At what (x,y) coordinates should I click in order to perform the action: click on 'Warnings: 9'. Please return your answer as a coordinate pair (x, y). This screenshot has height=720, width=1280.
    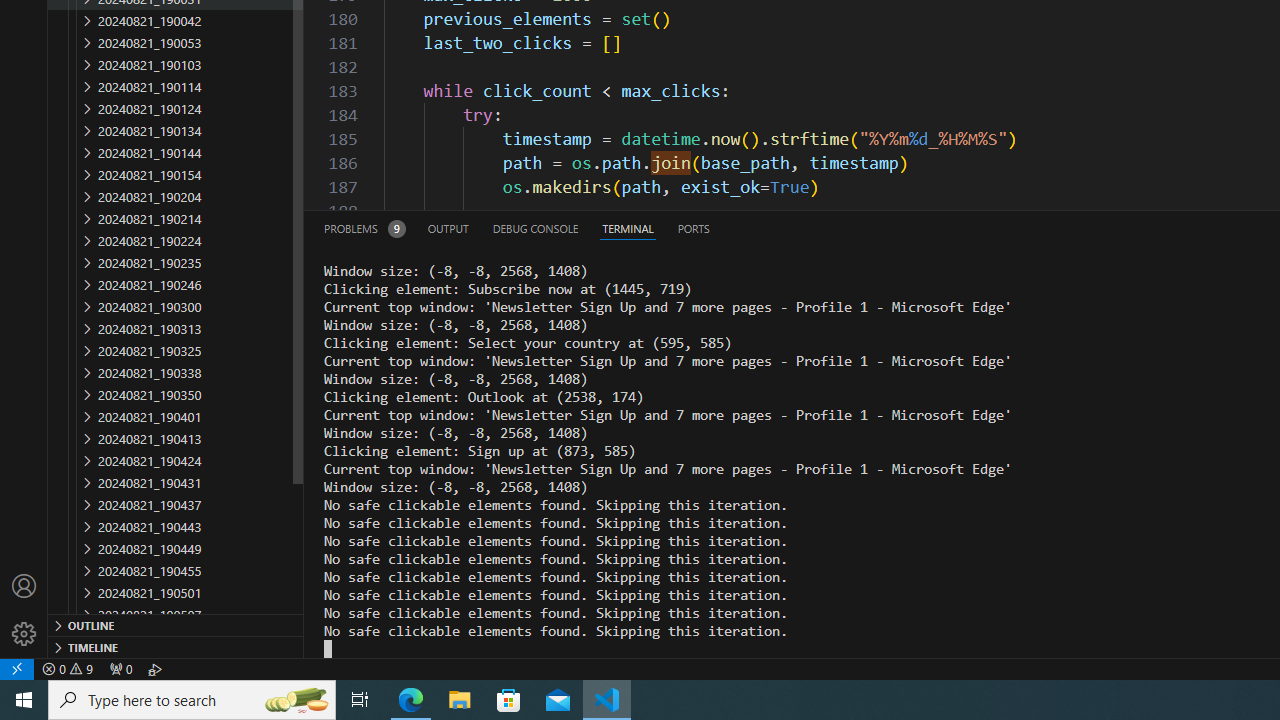
    Looking at the image, I should click on (67, 668).